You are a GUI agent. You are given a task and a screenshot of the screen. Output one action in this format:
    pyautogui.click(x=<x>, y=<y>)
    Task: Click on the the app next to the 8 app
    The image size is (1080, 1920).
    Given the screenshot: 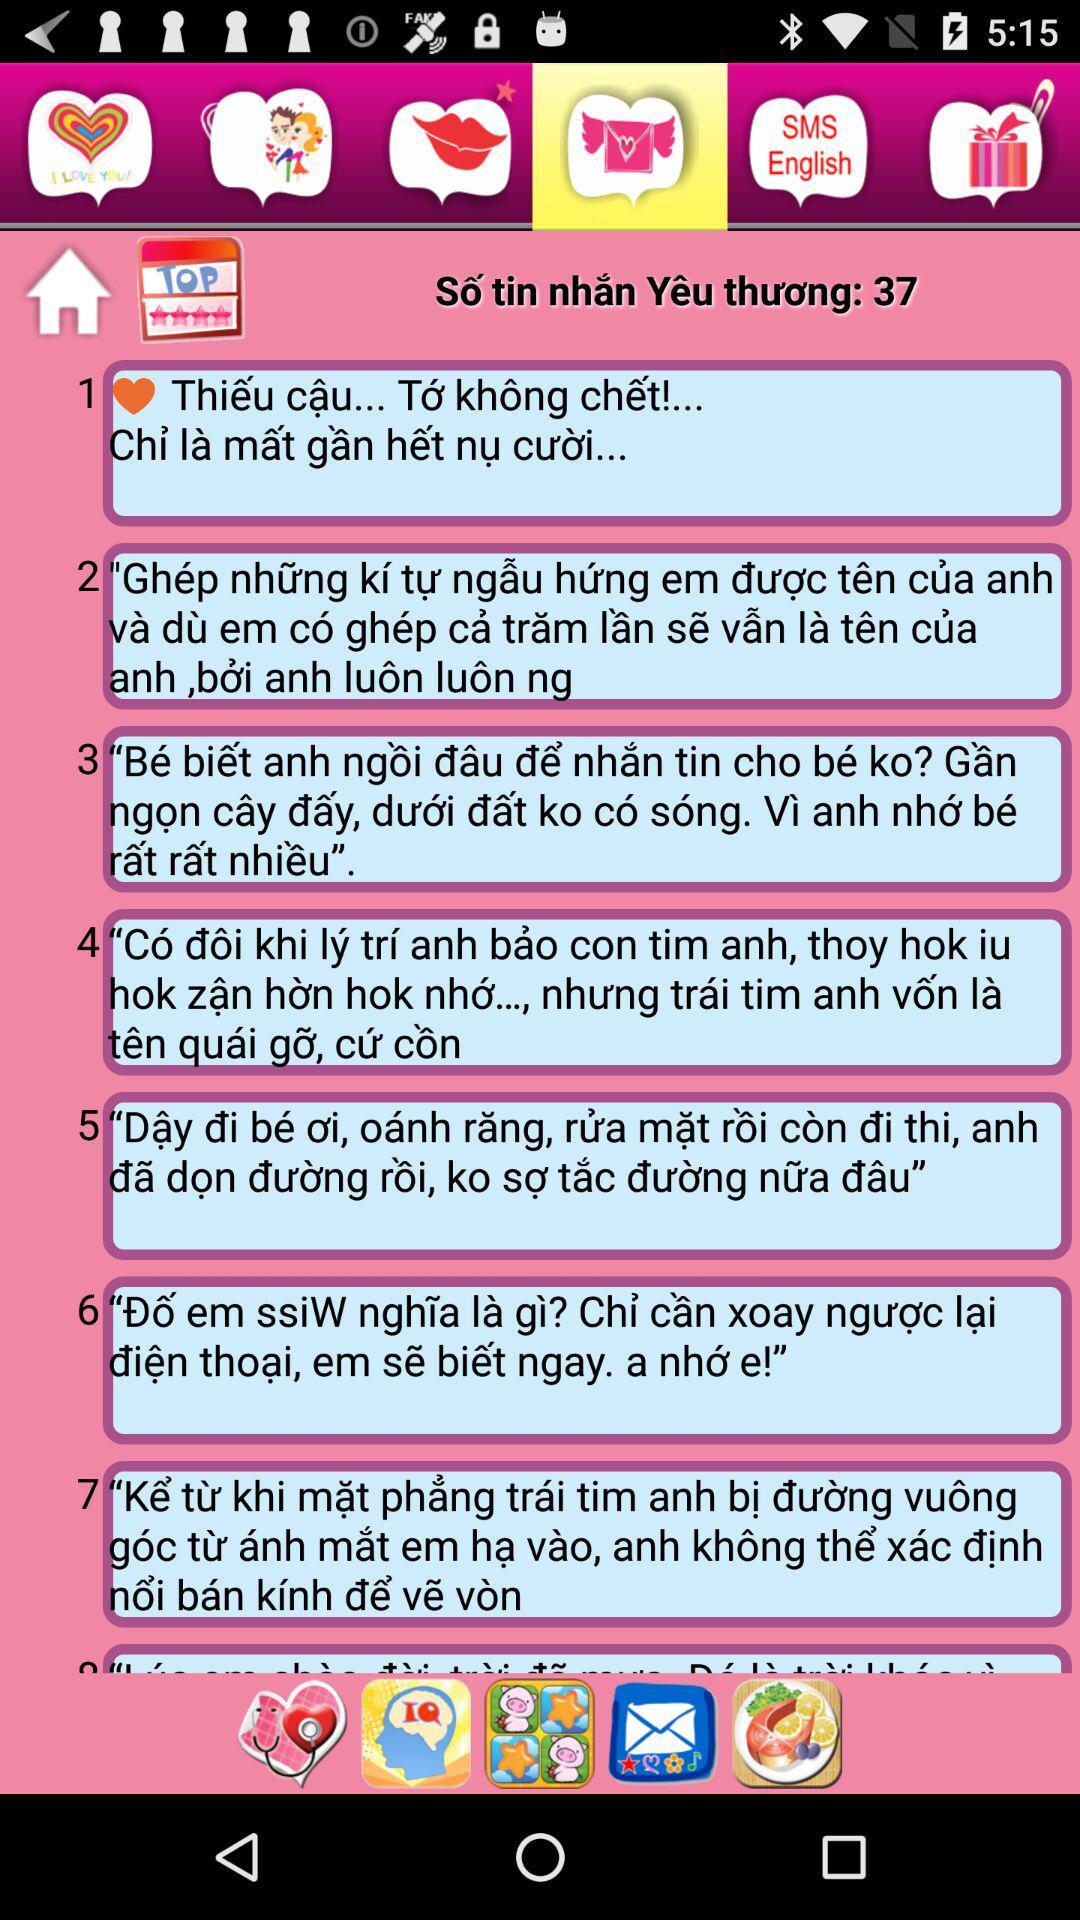 What is the action you would take?
    pyautogui.click(x=586, y=1658)
    